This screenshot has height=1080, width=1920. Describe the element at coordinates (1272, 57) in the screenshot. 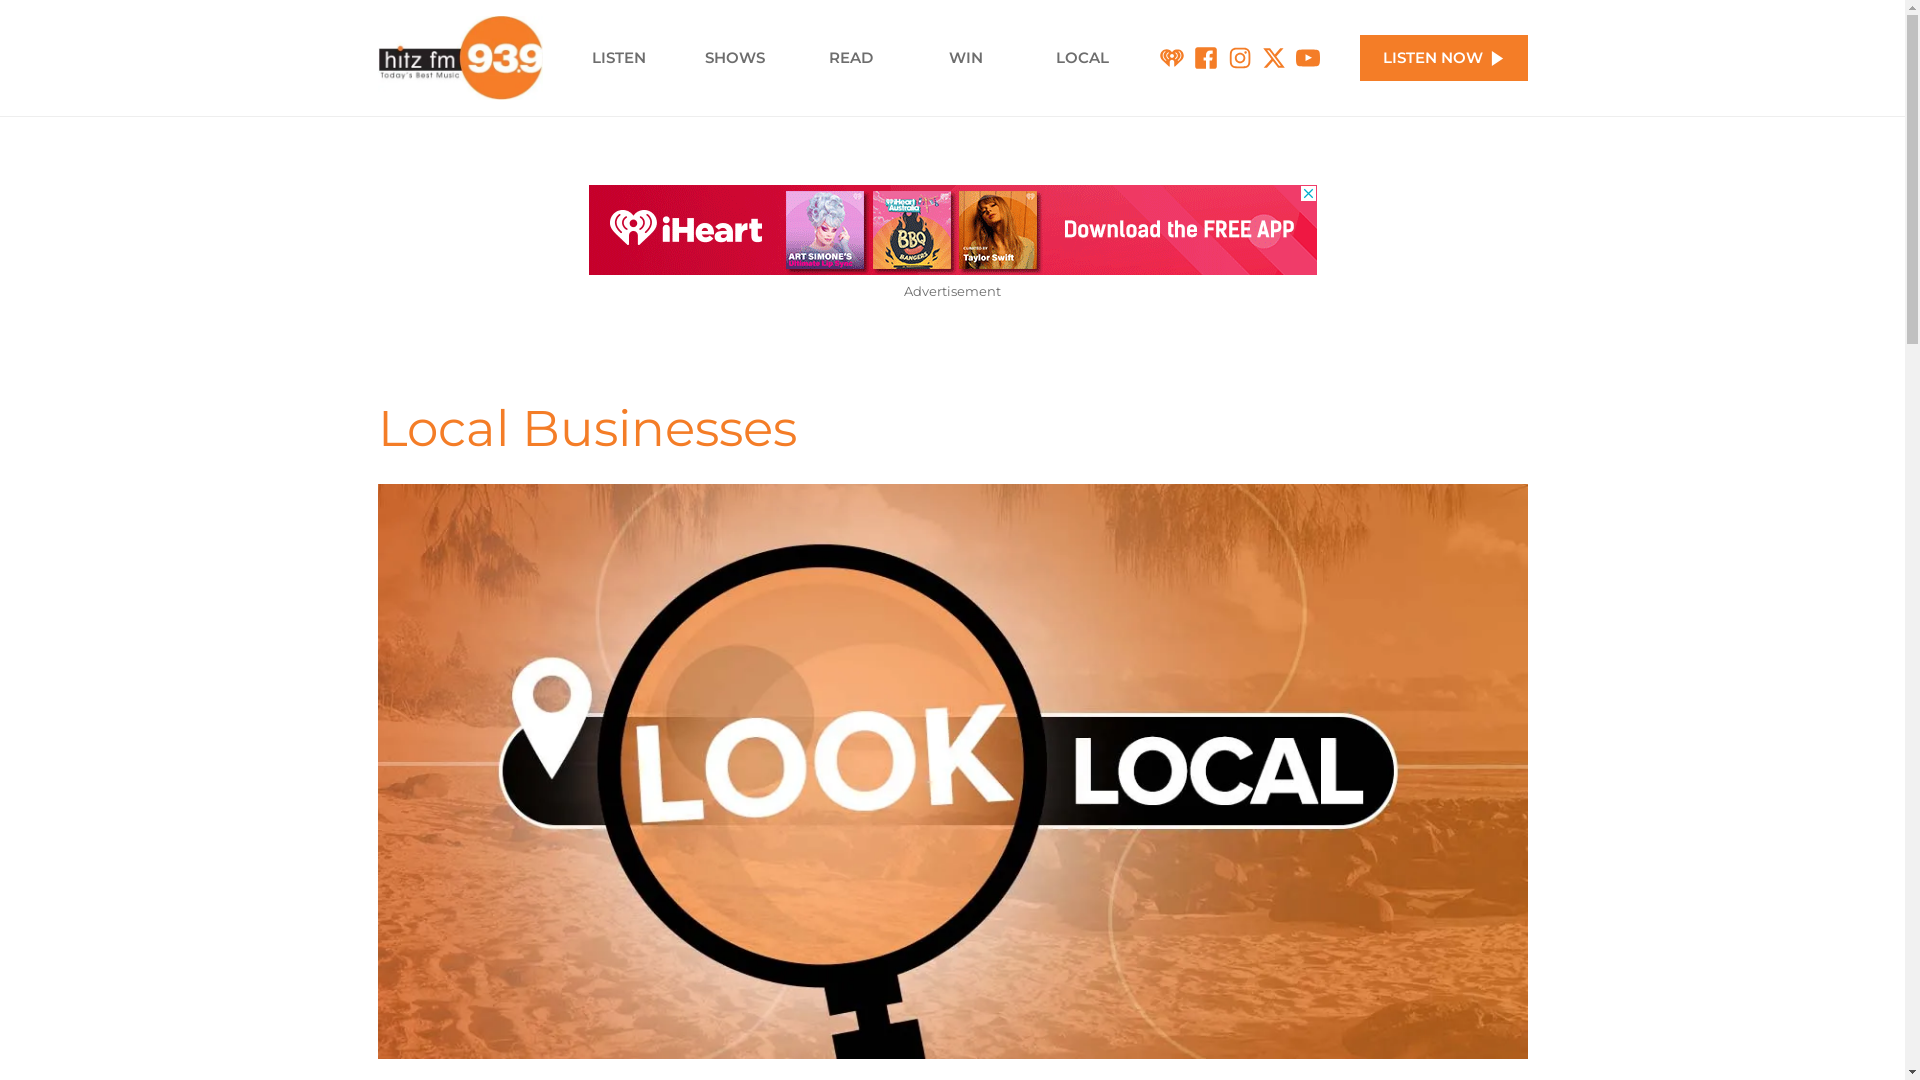

I see `'Twitter/X'` at that location.